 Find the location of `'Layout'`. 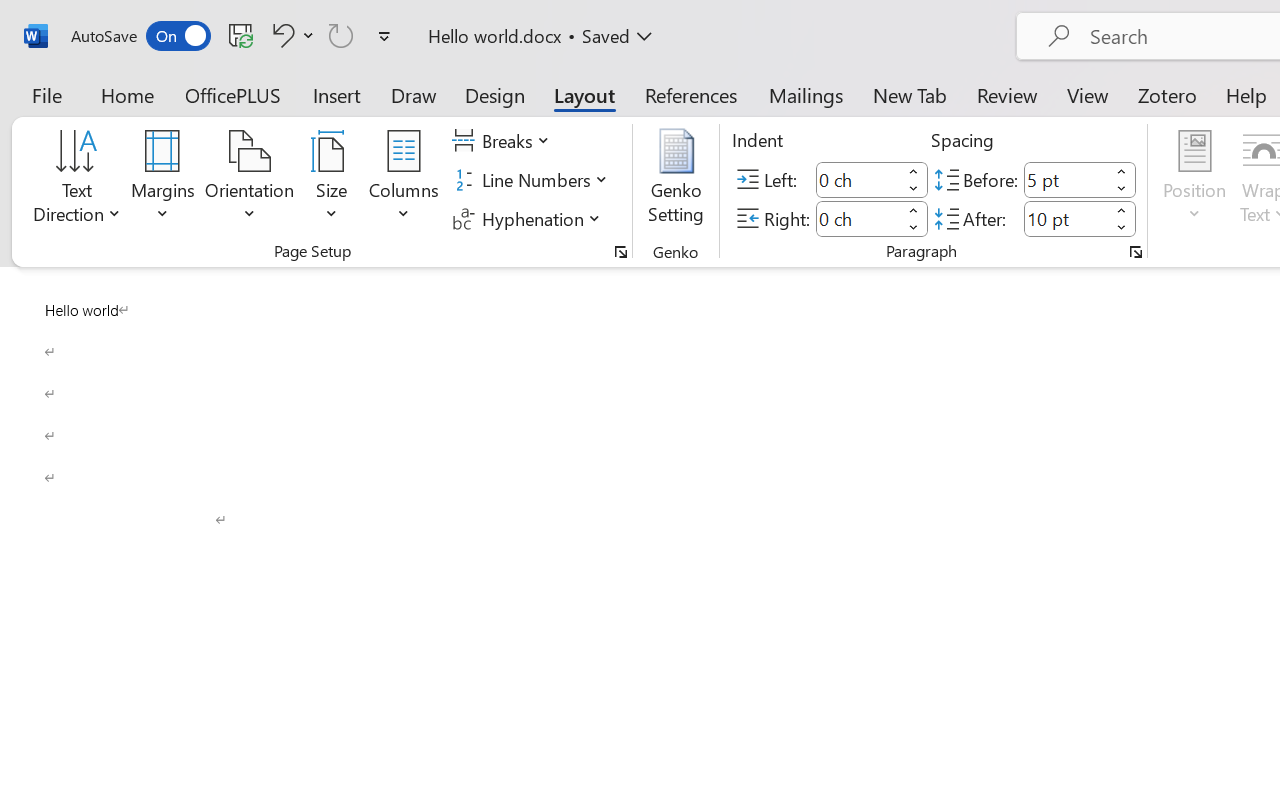

'Layout' is located at coordinates (583, 94).